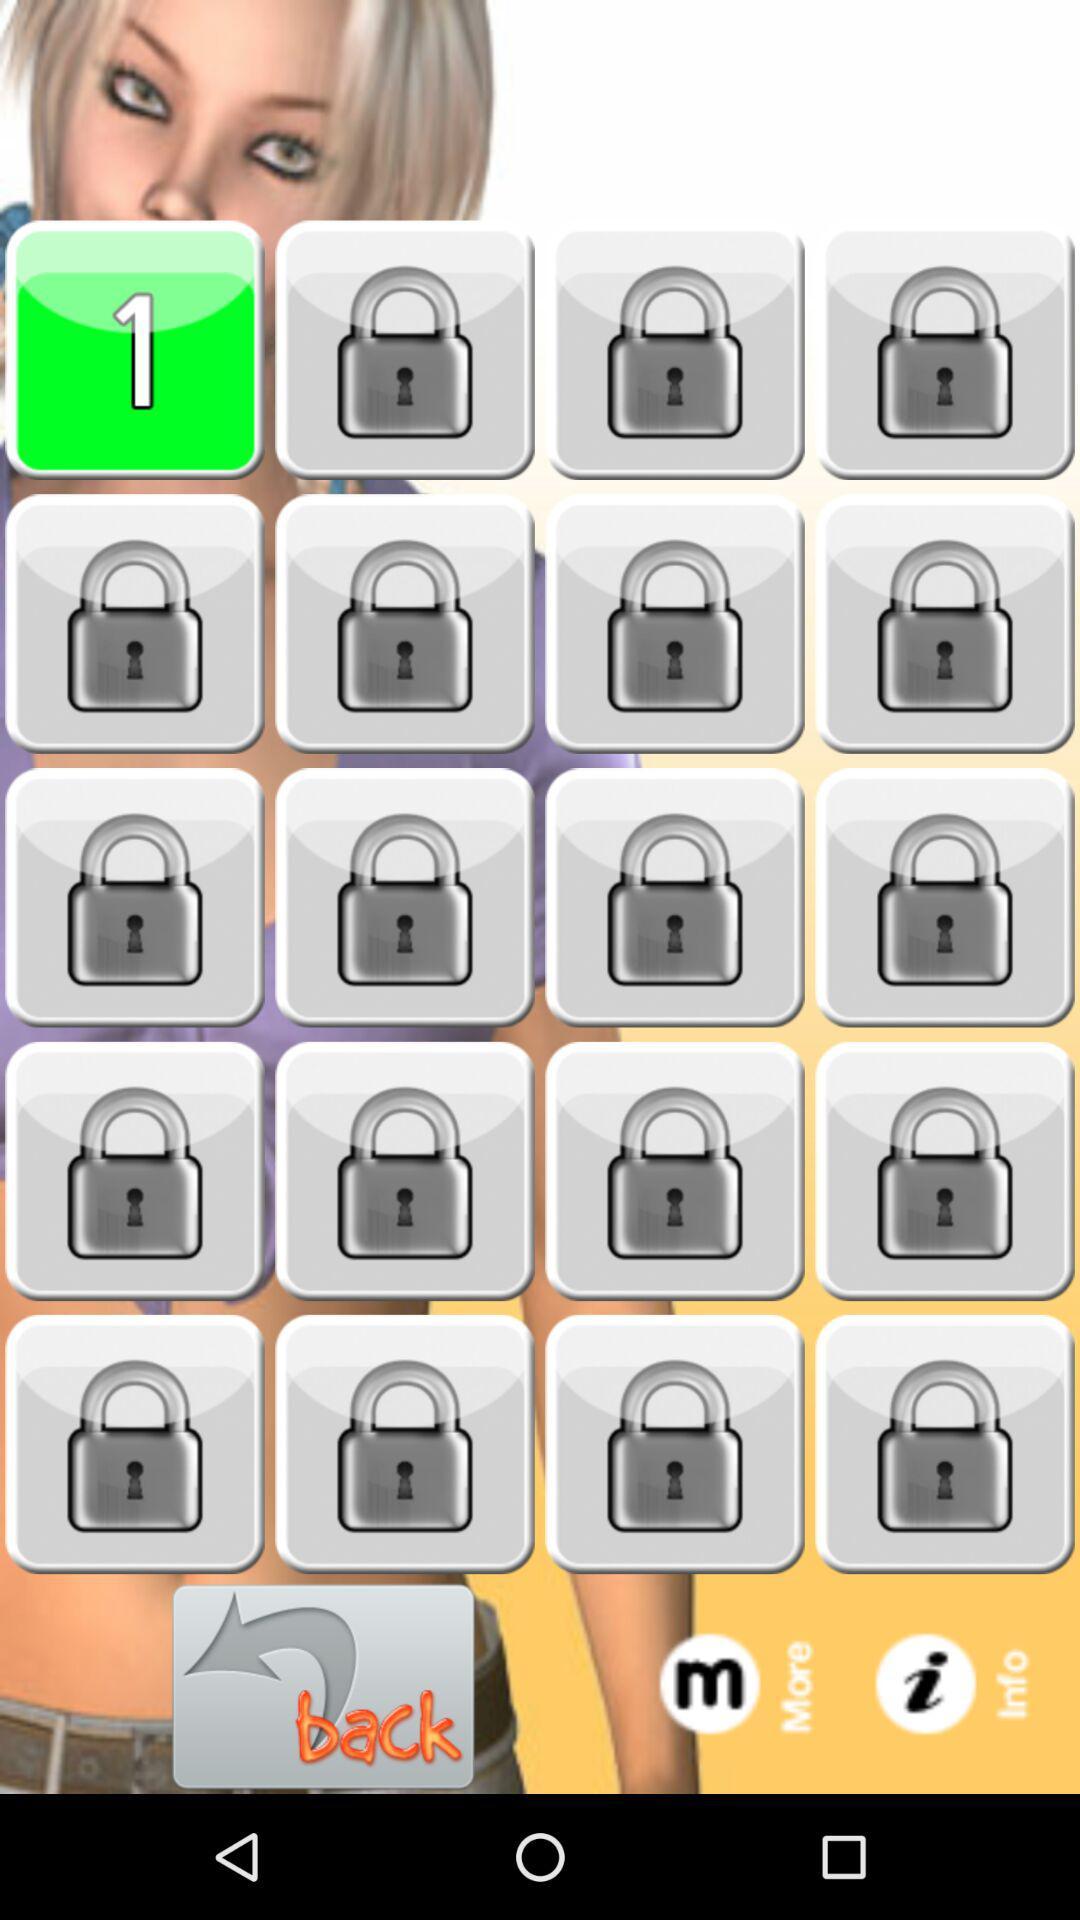  What do you see at coordinates (756, 1686) in the screenshot?
I see `extra options` at bounding box center [756, 1686].